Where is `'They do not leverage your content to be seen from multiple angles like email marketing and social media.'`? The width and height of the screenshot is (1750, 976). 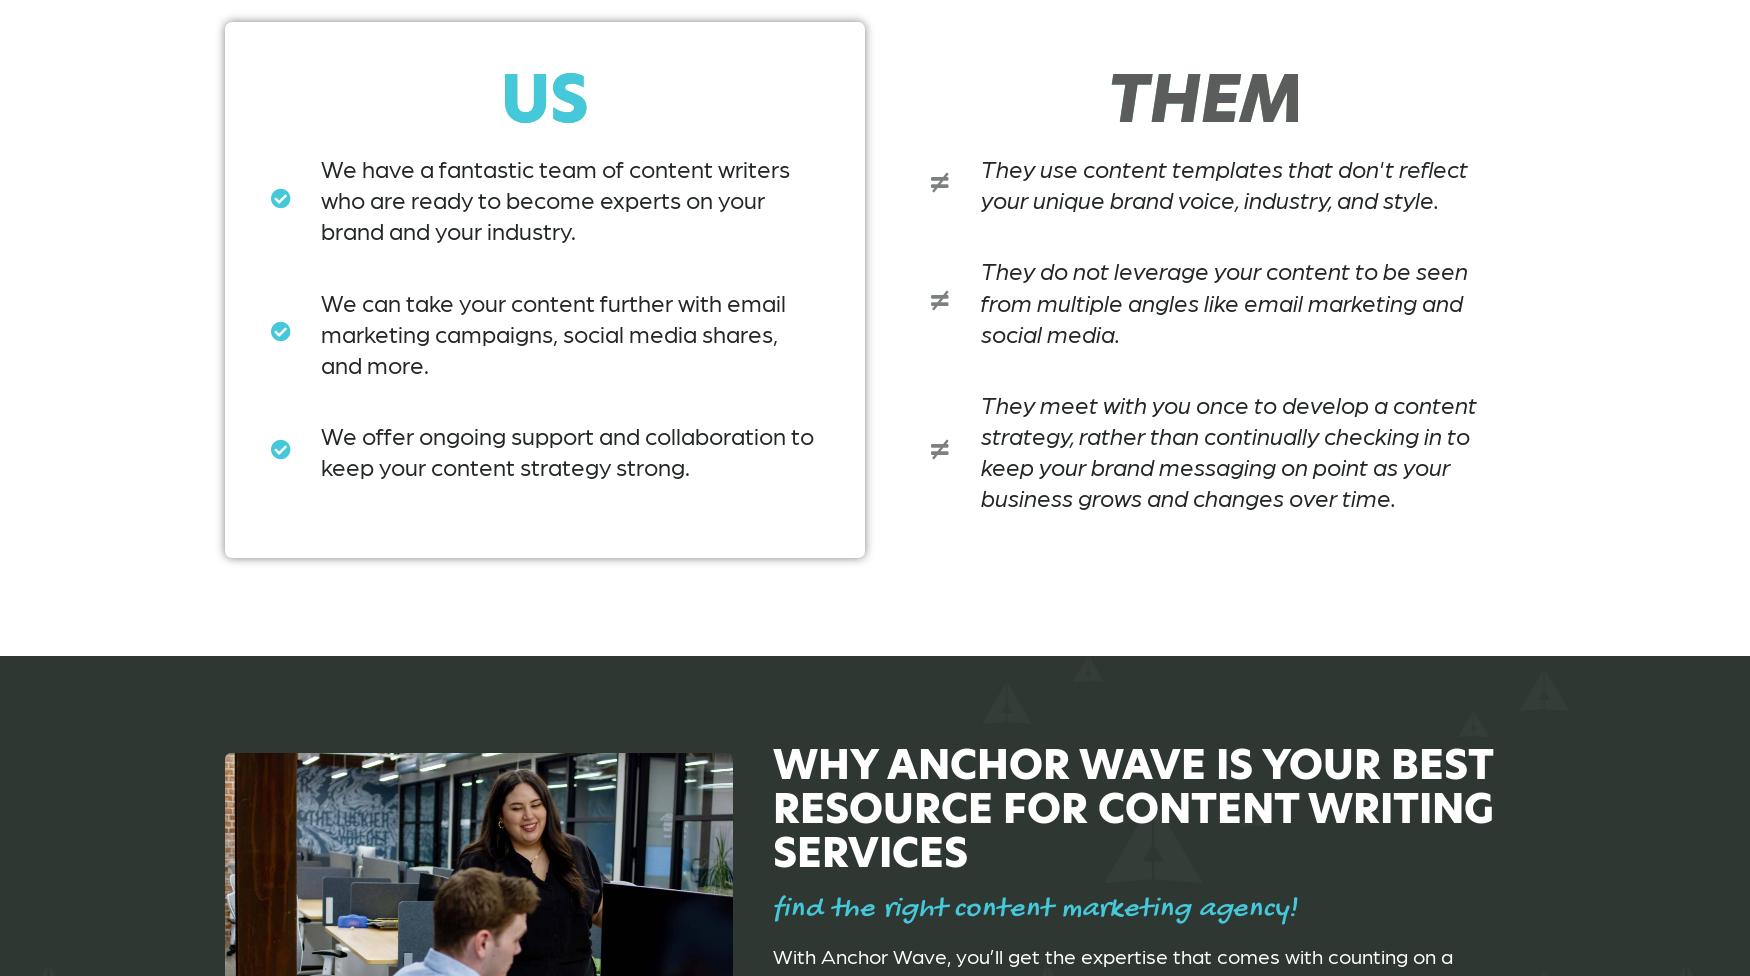
'They do not leverage your content to be seen from multiple angles like email marketing and social media.' is located at coordinates (1223, 300).